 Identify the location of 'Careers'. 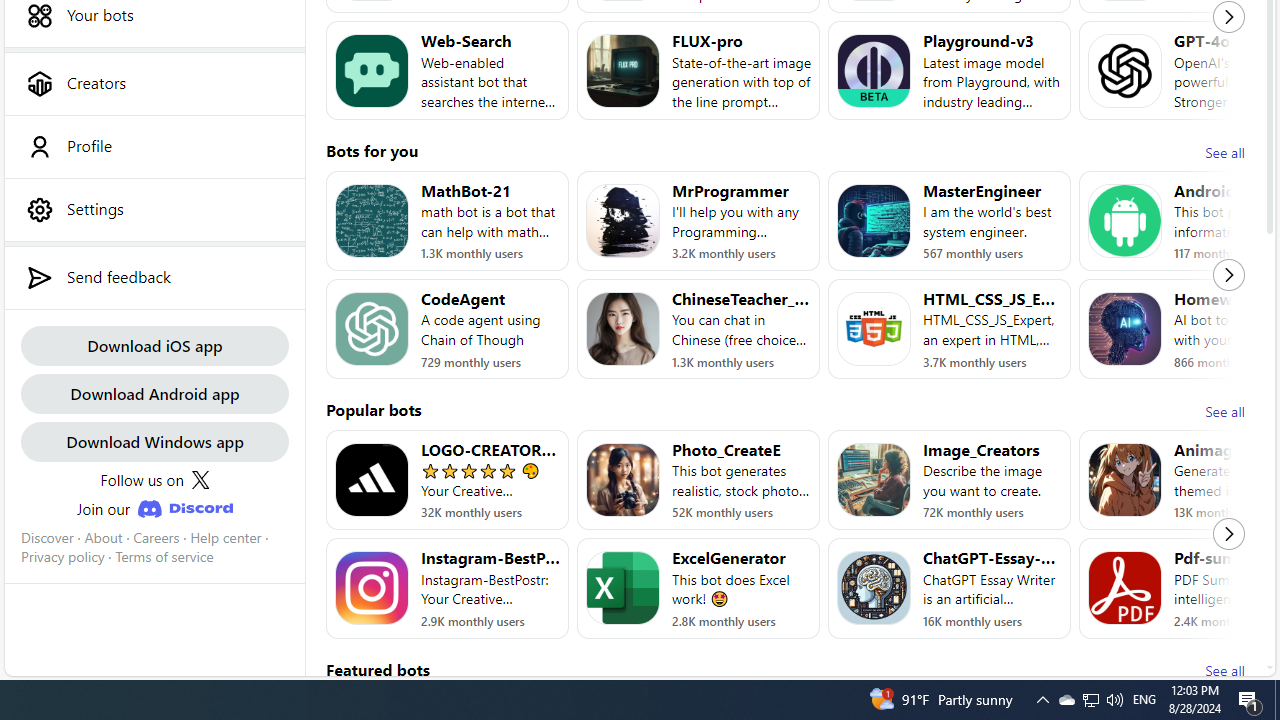
(155, 536).